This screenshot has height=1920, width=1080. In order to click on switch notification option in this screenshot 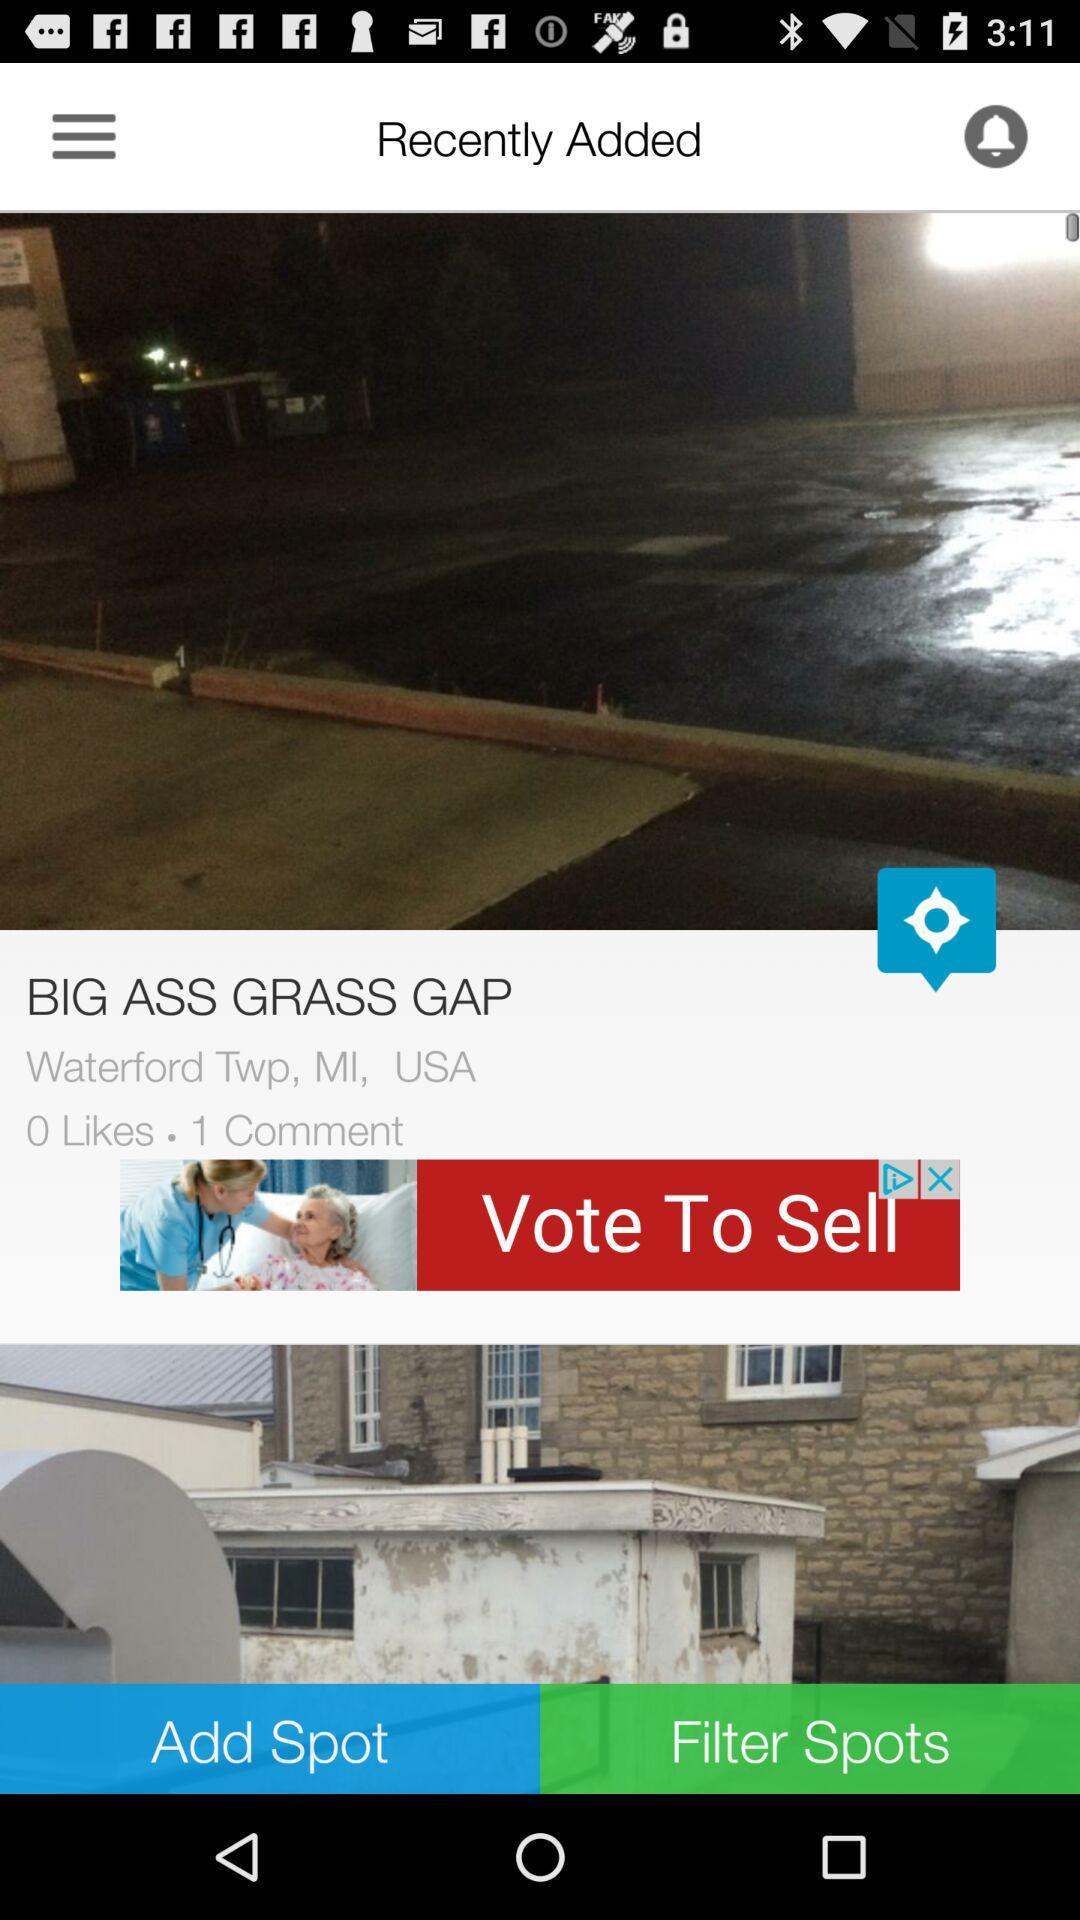, I will do `click(995, 135)`.